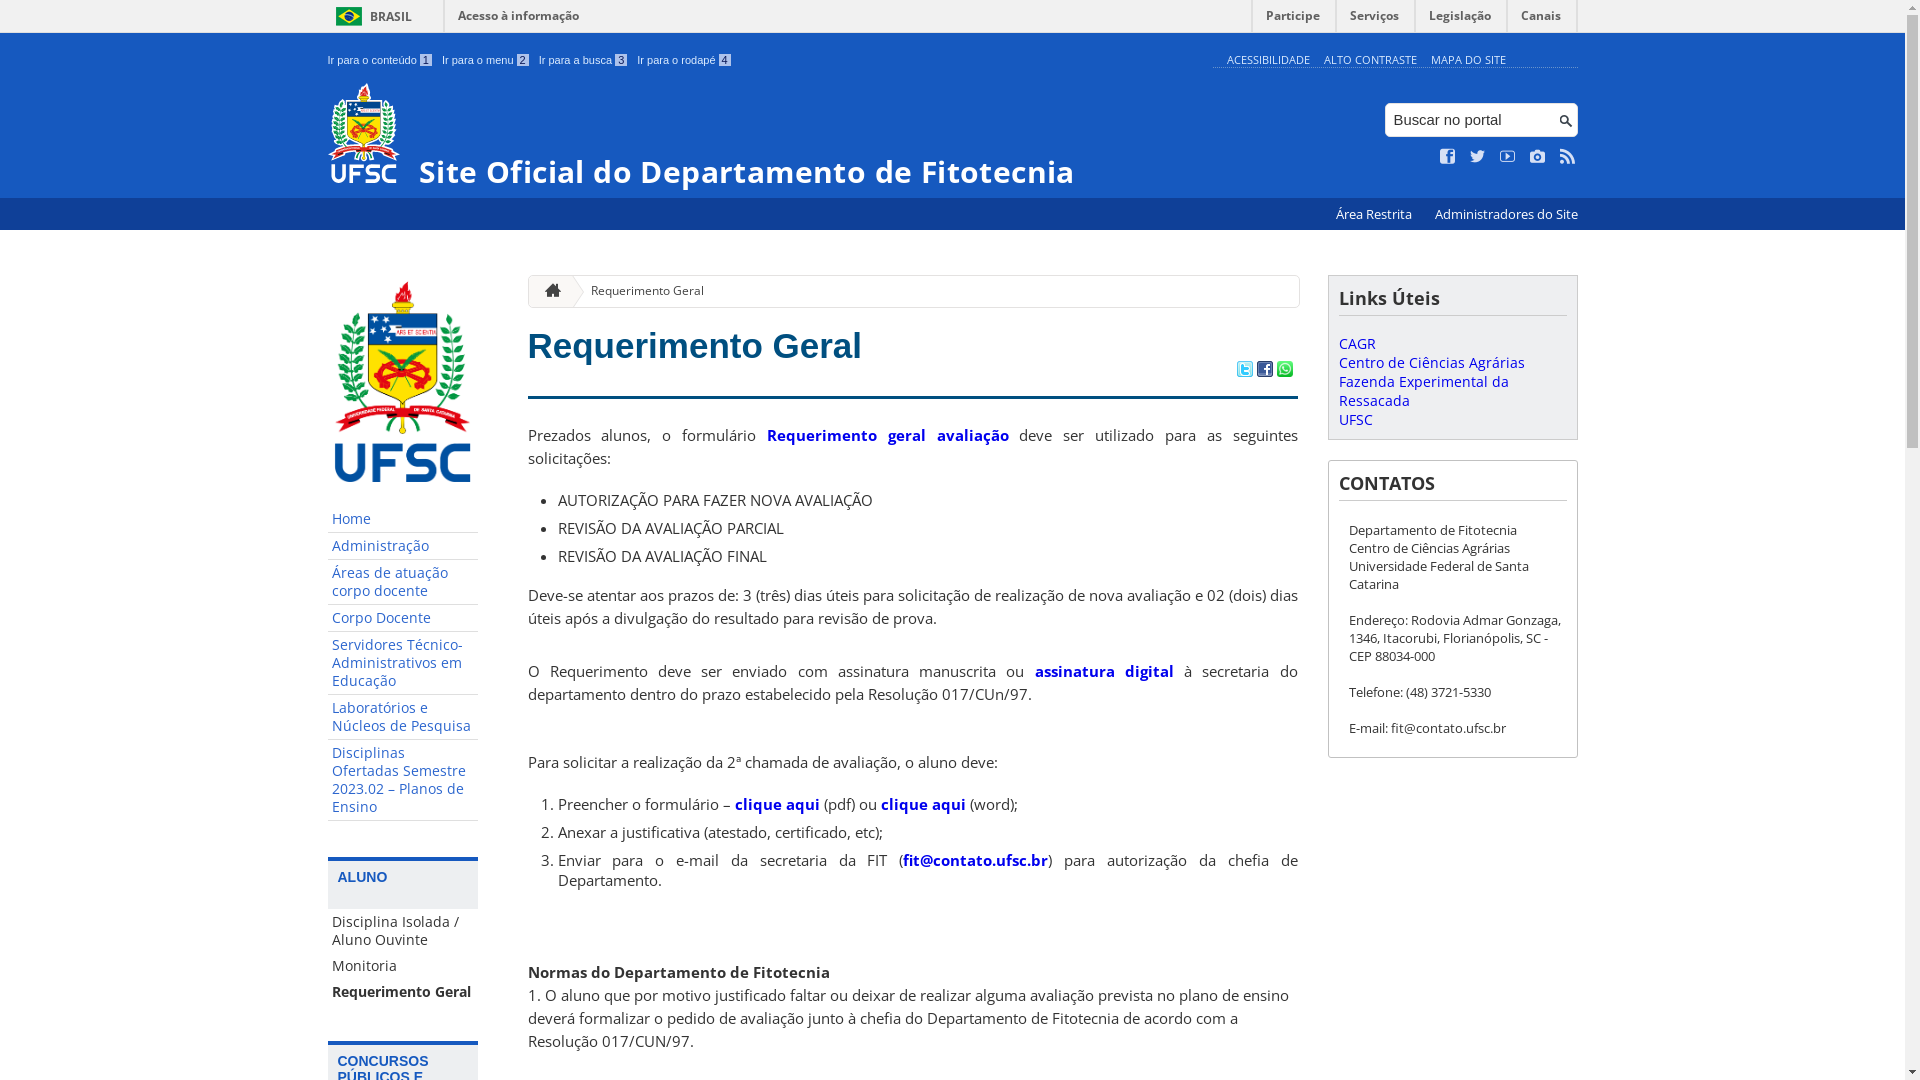  What do you see at coordinates (1103, 671) in the screenshot?
I see `'assinatura digital'` at bounding box center [1103, 671].